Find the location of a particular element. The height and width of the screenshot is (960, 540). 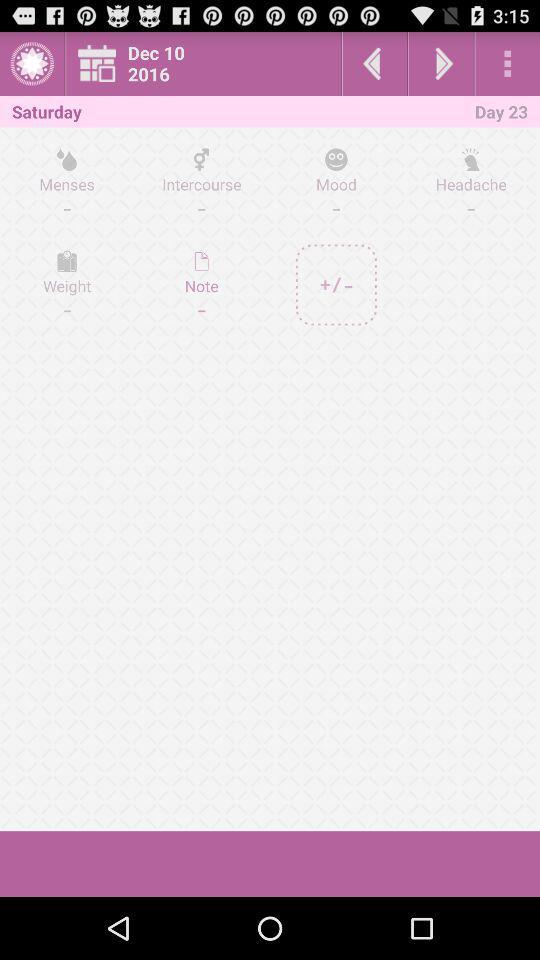

more is located at coordinates (507, 63).